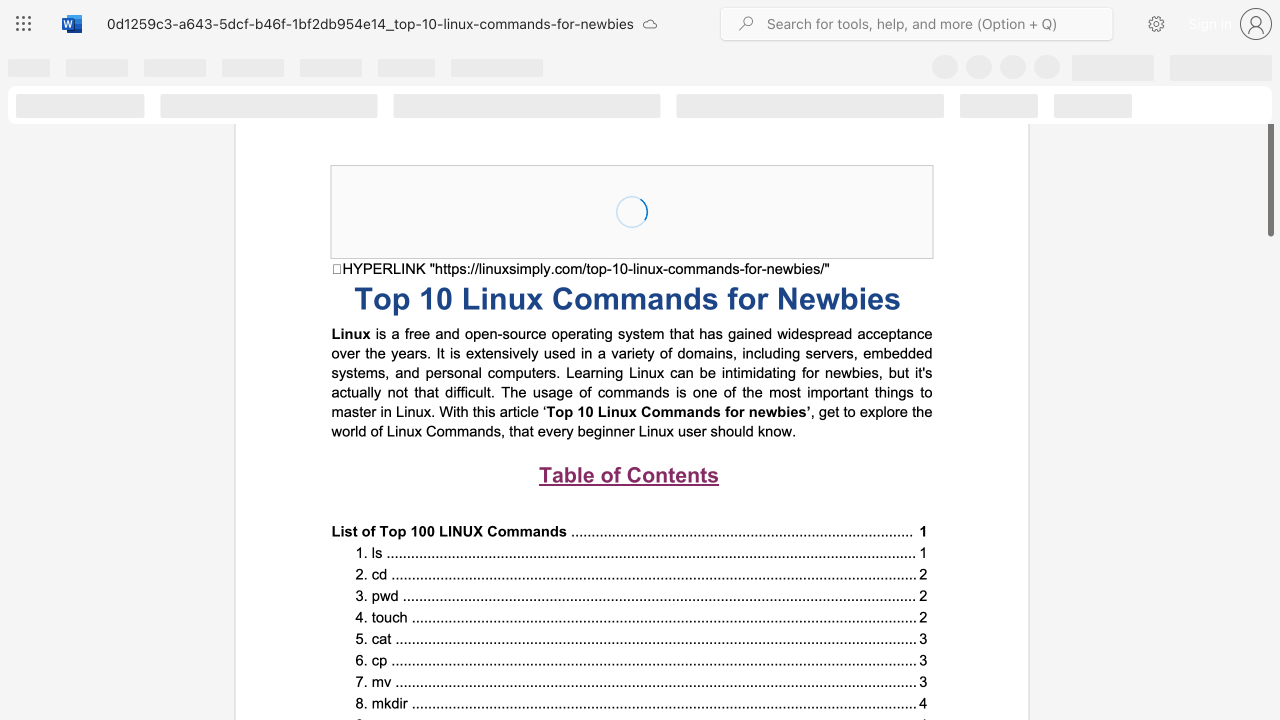 The height and width of the screenshot is (720, 1280). Describe the element at coordinates (1269, 660) in the screenshot. I see `the scrollbar on the right` at that location.